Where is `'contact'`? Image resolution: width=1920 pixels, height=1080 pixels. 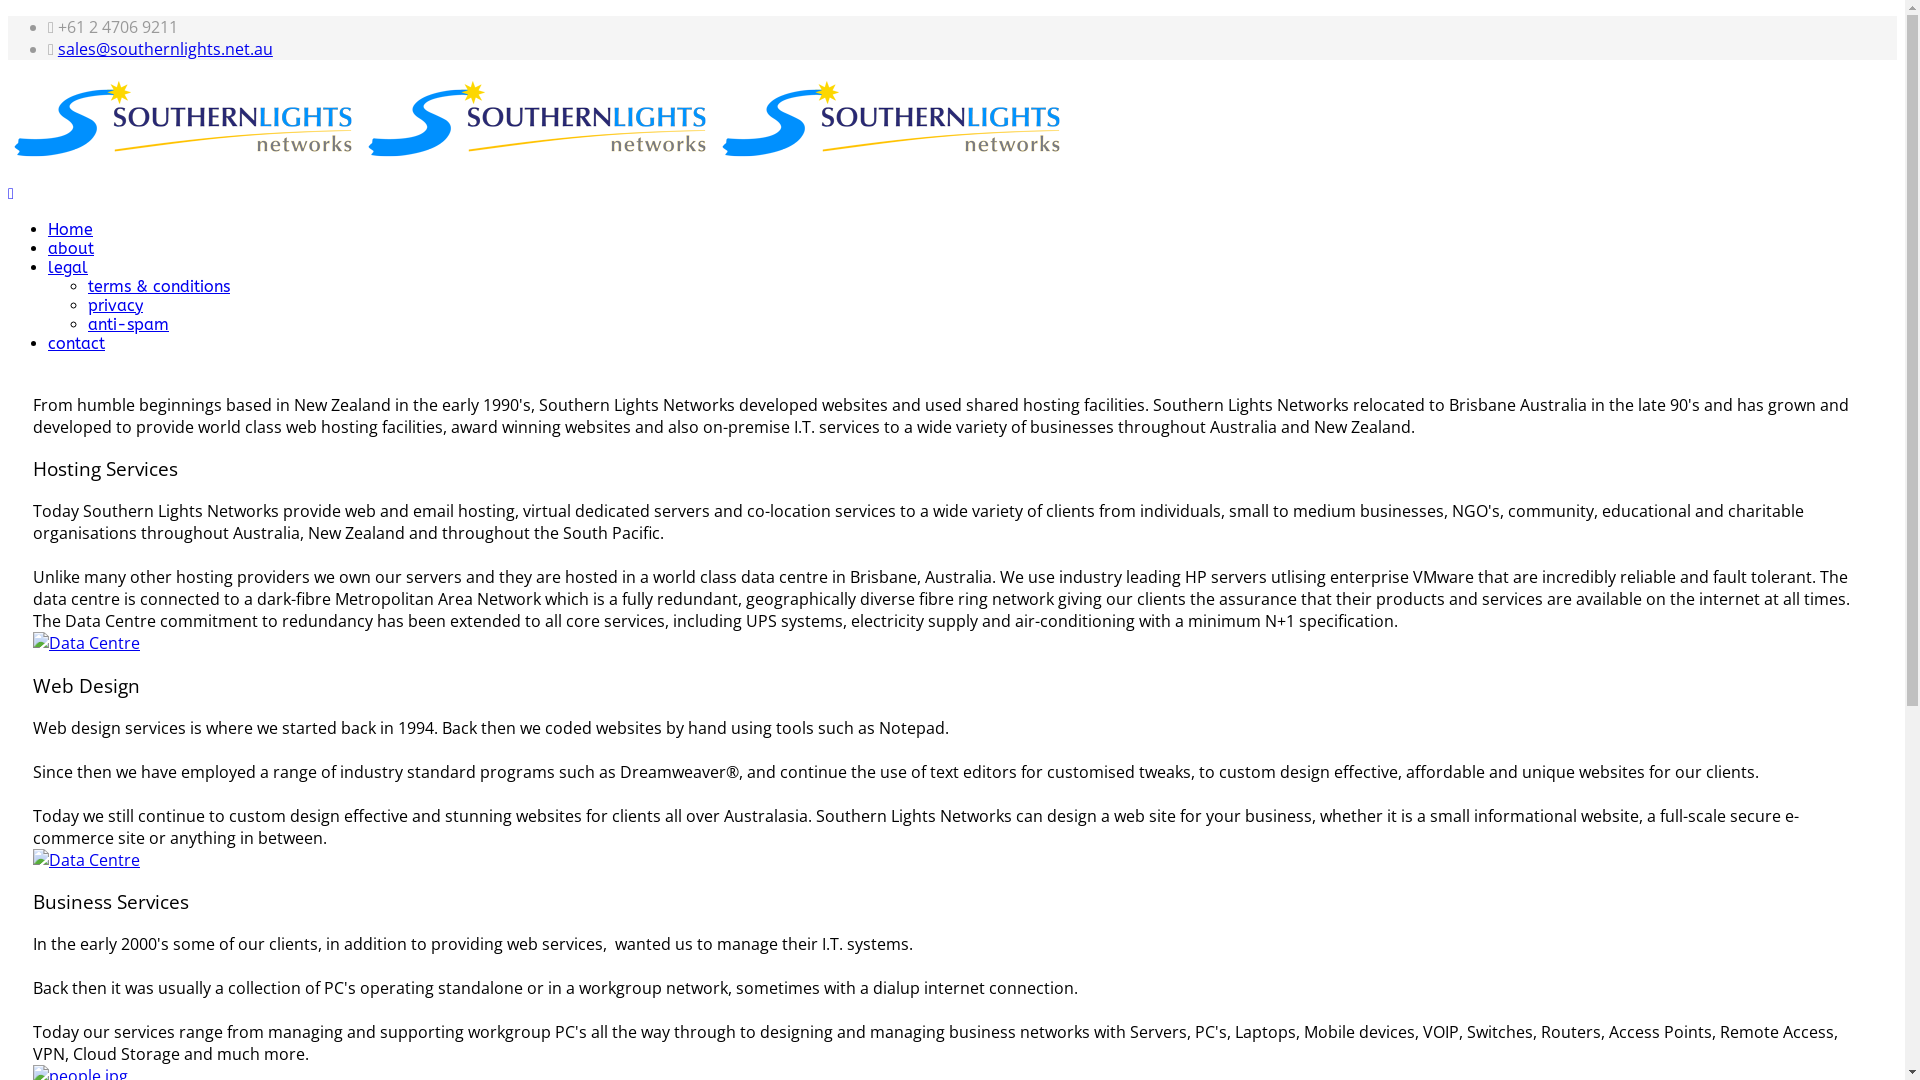 'contact' is located at coordinates (48, 342).